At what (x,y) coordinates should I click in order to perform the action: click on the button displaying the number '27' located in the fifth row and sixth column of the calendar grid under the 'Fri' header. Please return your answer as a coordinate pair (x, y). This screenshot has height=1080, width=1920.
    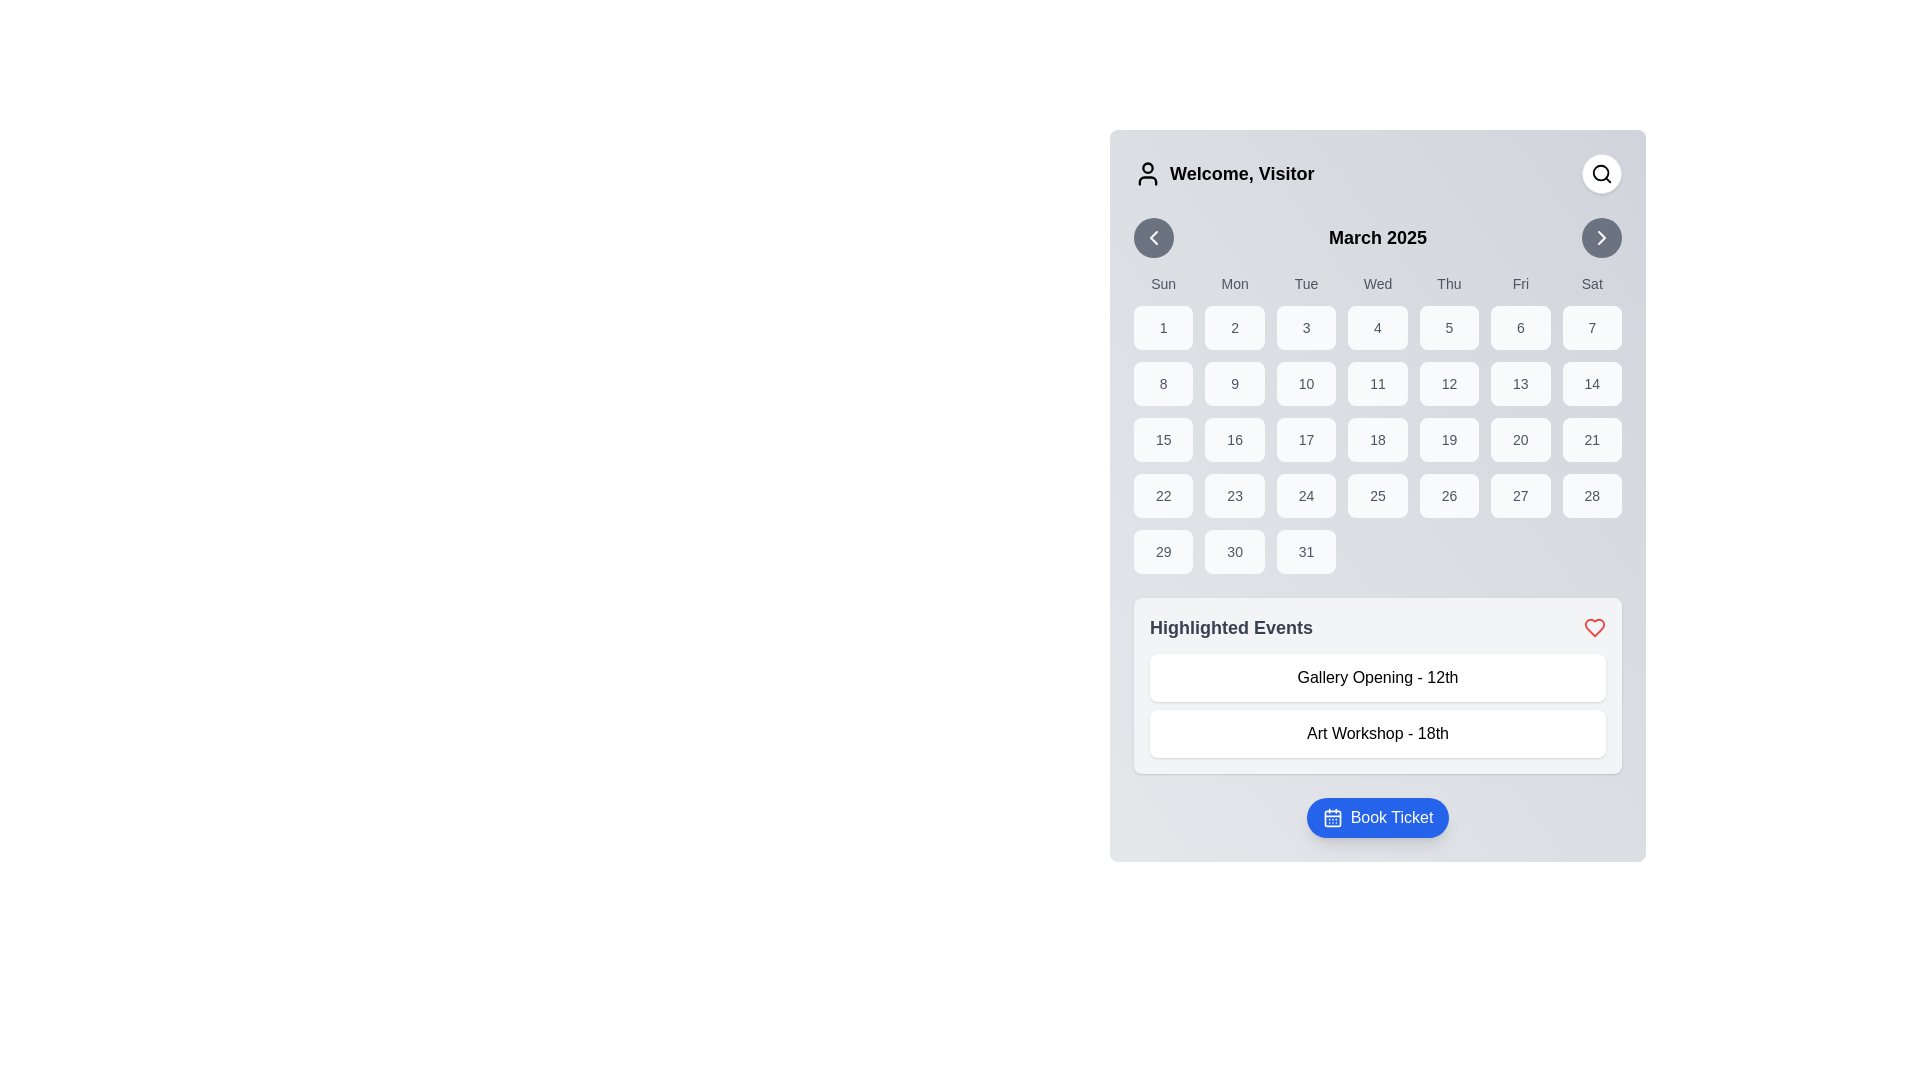
    Looking at the image, I should click on (1520, 495).